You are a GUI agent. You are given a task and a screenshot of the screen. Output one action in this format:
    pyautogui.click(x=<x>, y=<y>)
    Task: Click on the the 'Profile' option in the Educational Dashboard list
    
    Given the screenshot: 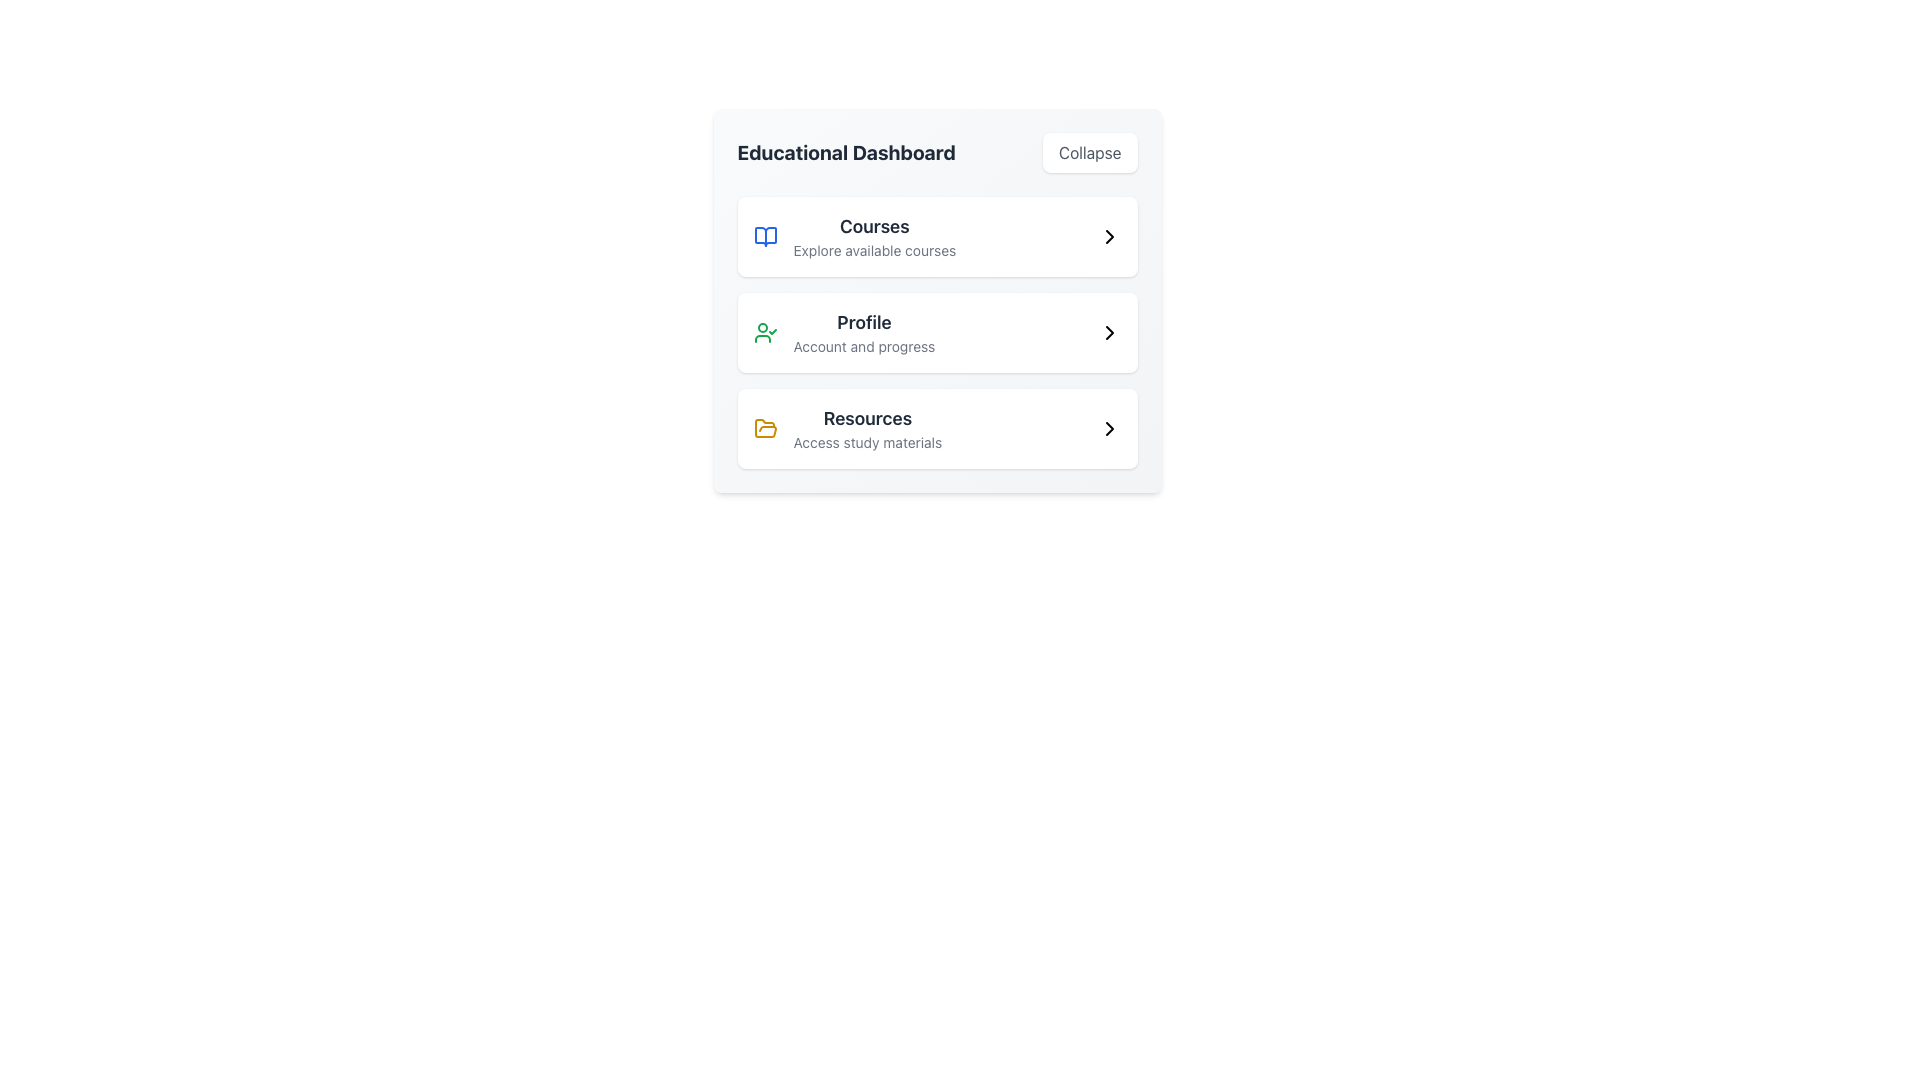 What is the action you would take?
    pyautogui.click(x=936, y=331)
    